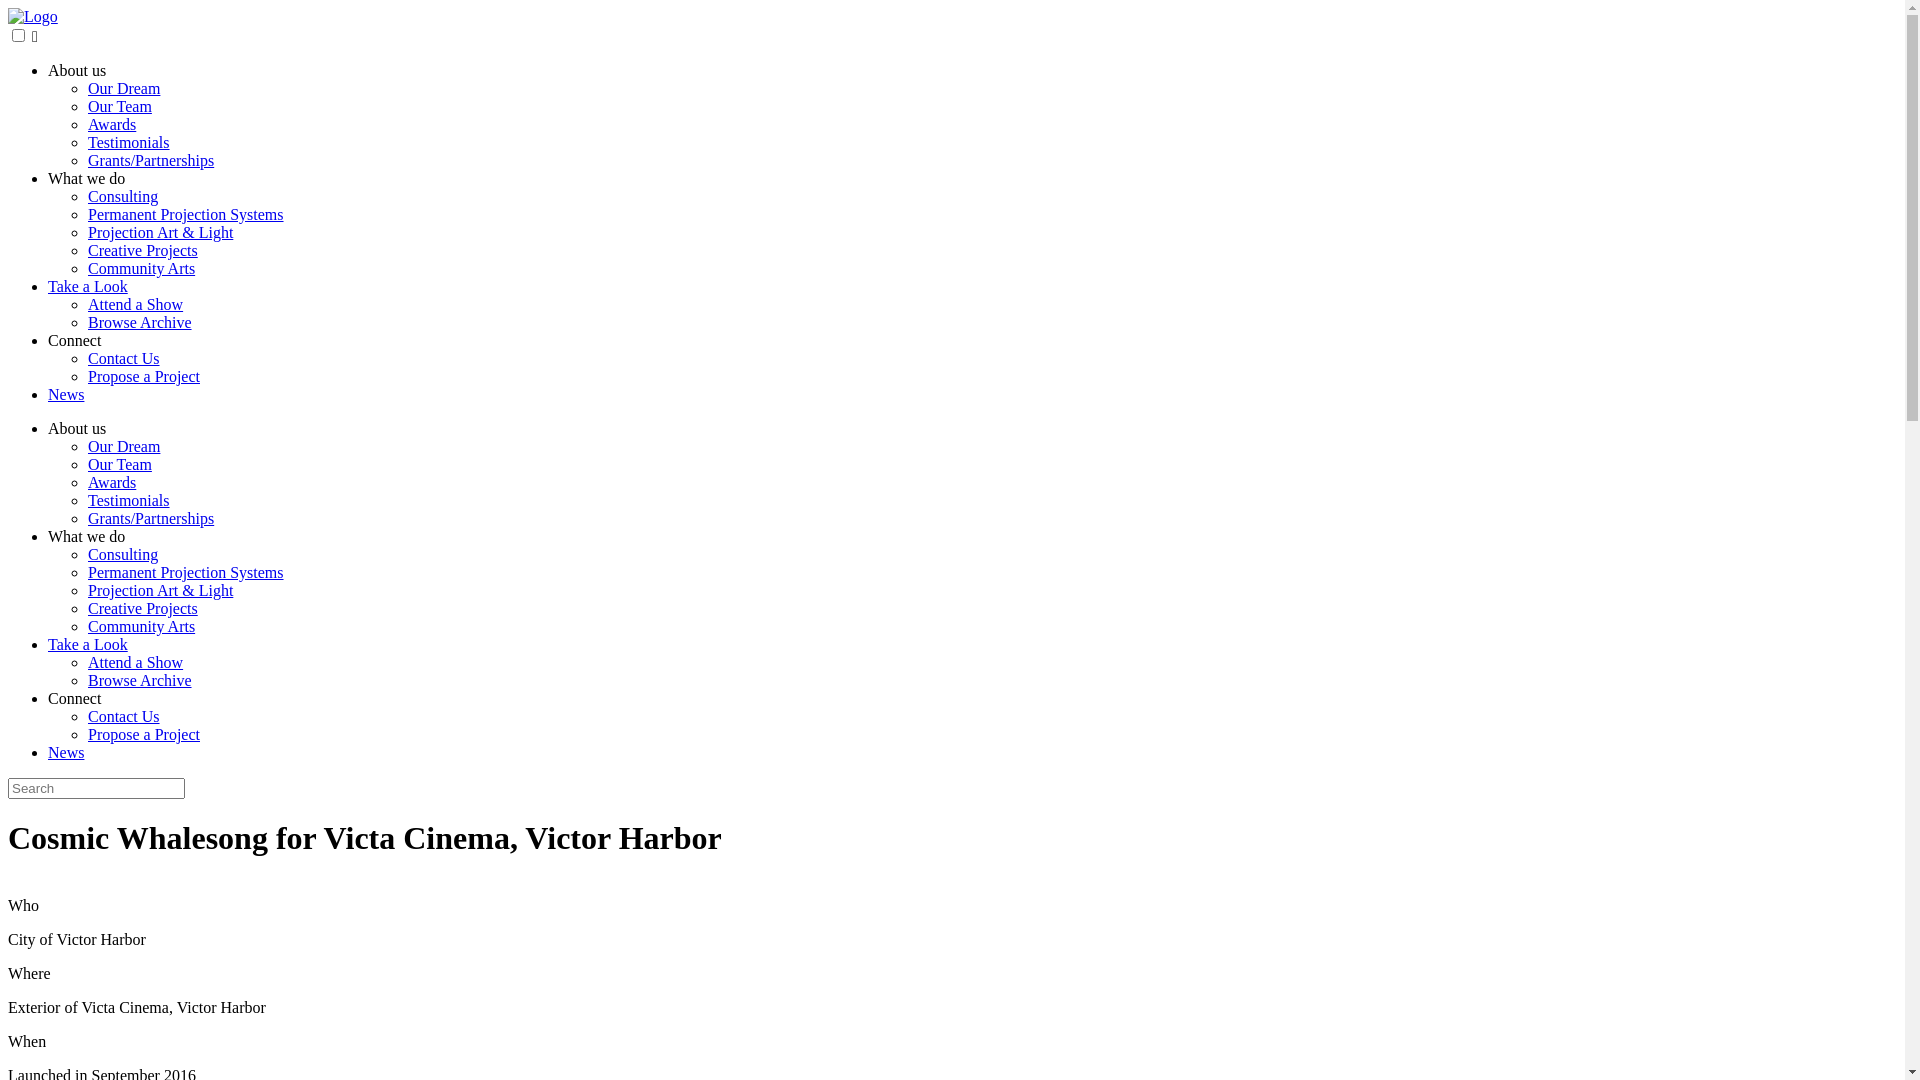 This screenshot has width=1920, height=1080. What do you see at coordinates (74, 697) in the screenshot?
I see `'Connect'` at bounding box center [74, 697].